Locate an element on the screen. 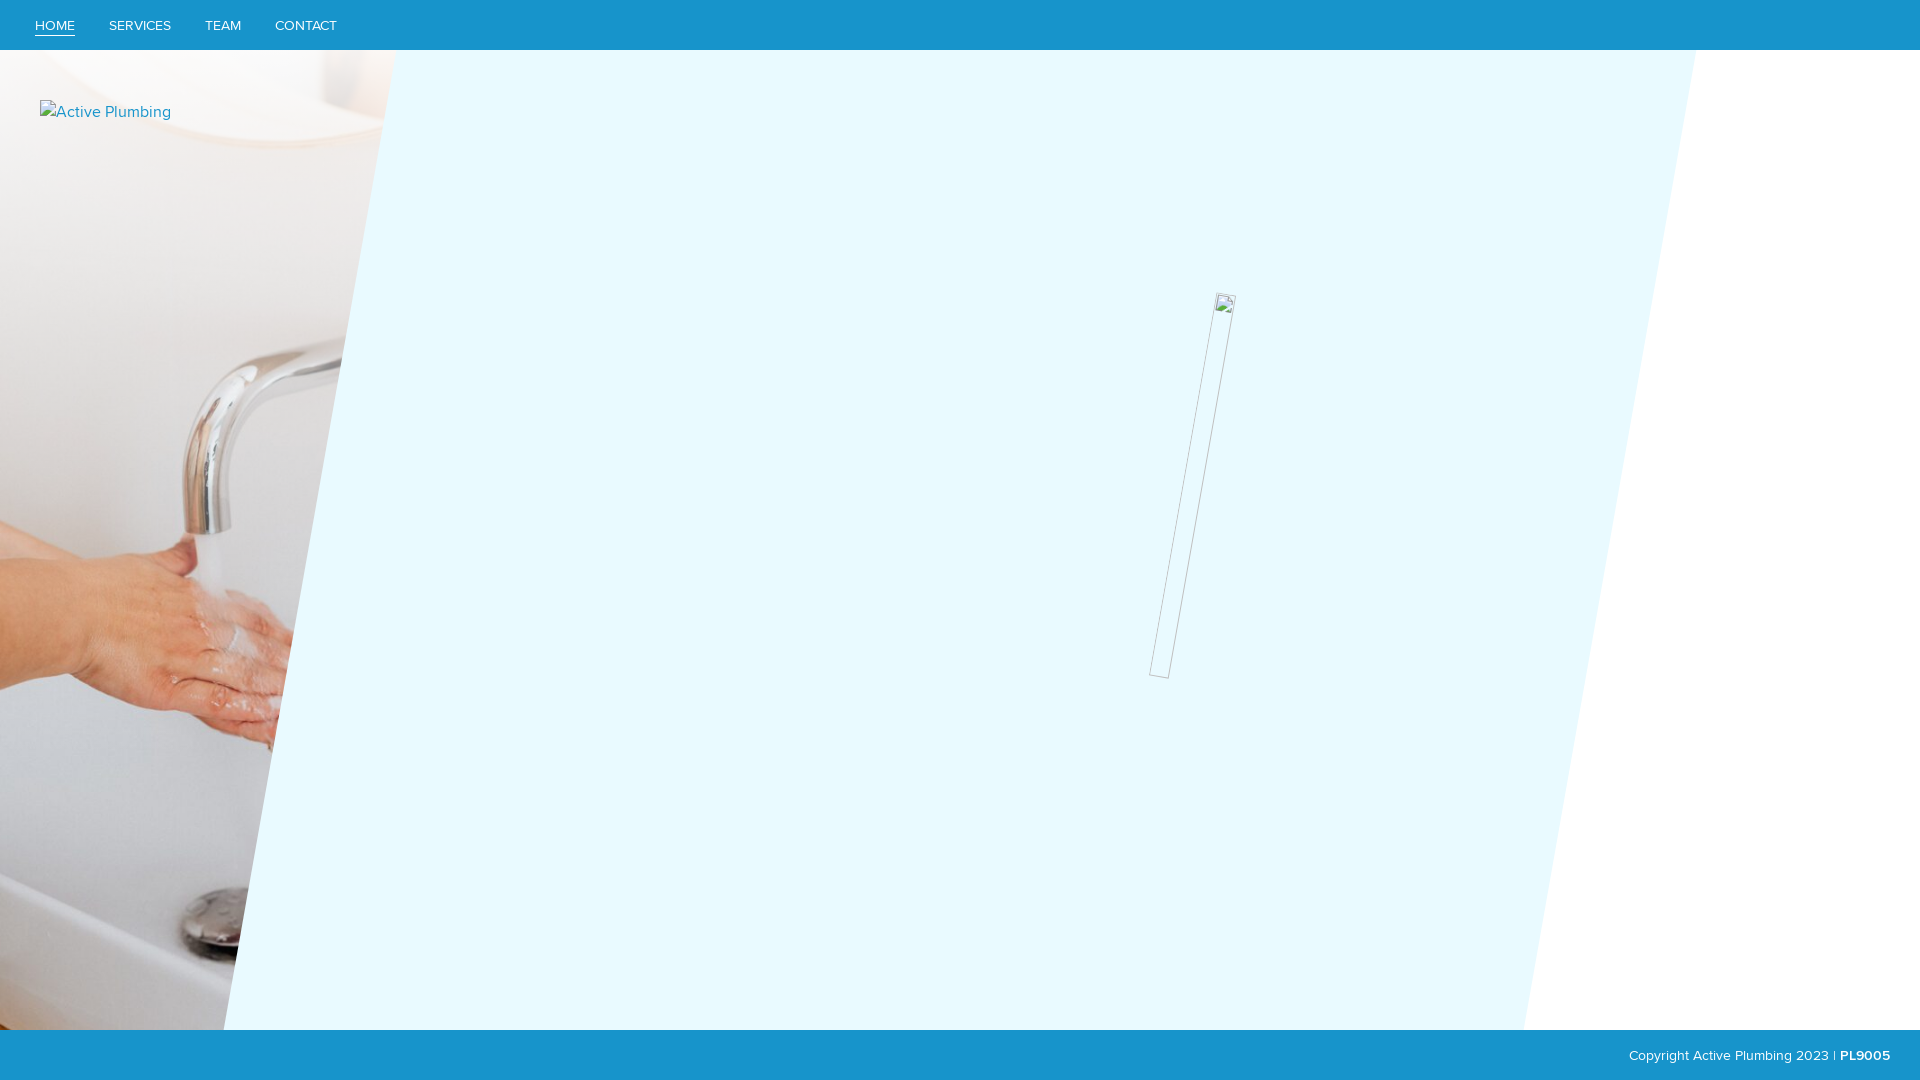  'TEAM' is located at coordinates (222, 24).